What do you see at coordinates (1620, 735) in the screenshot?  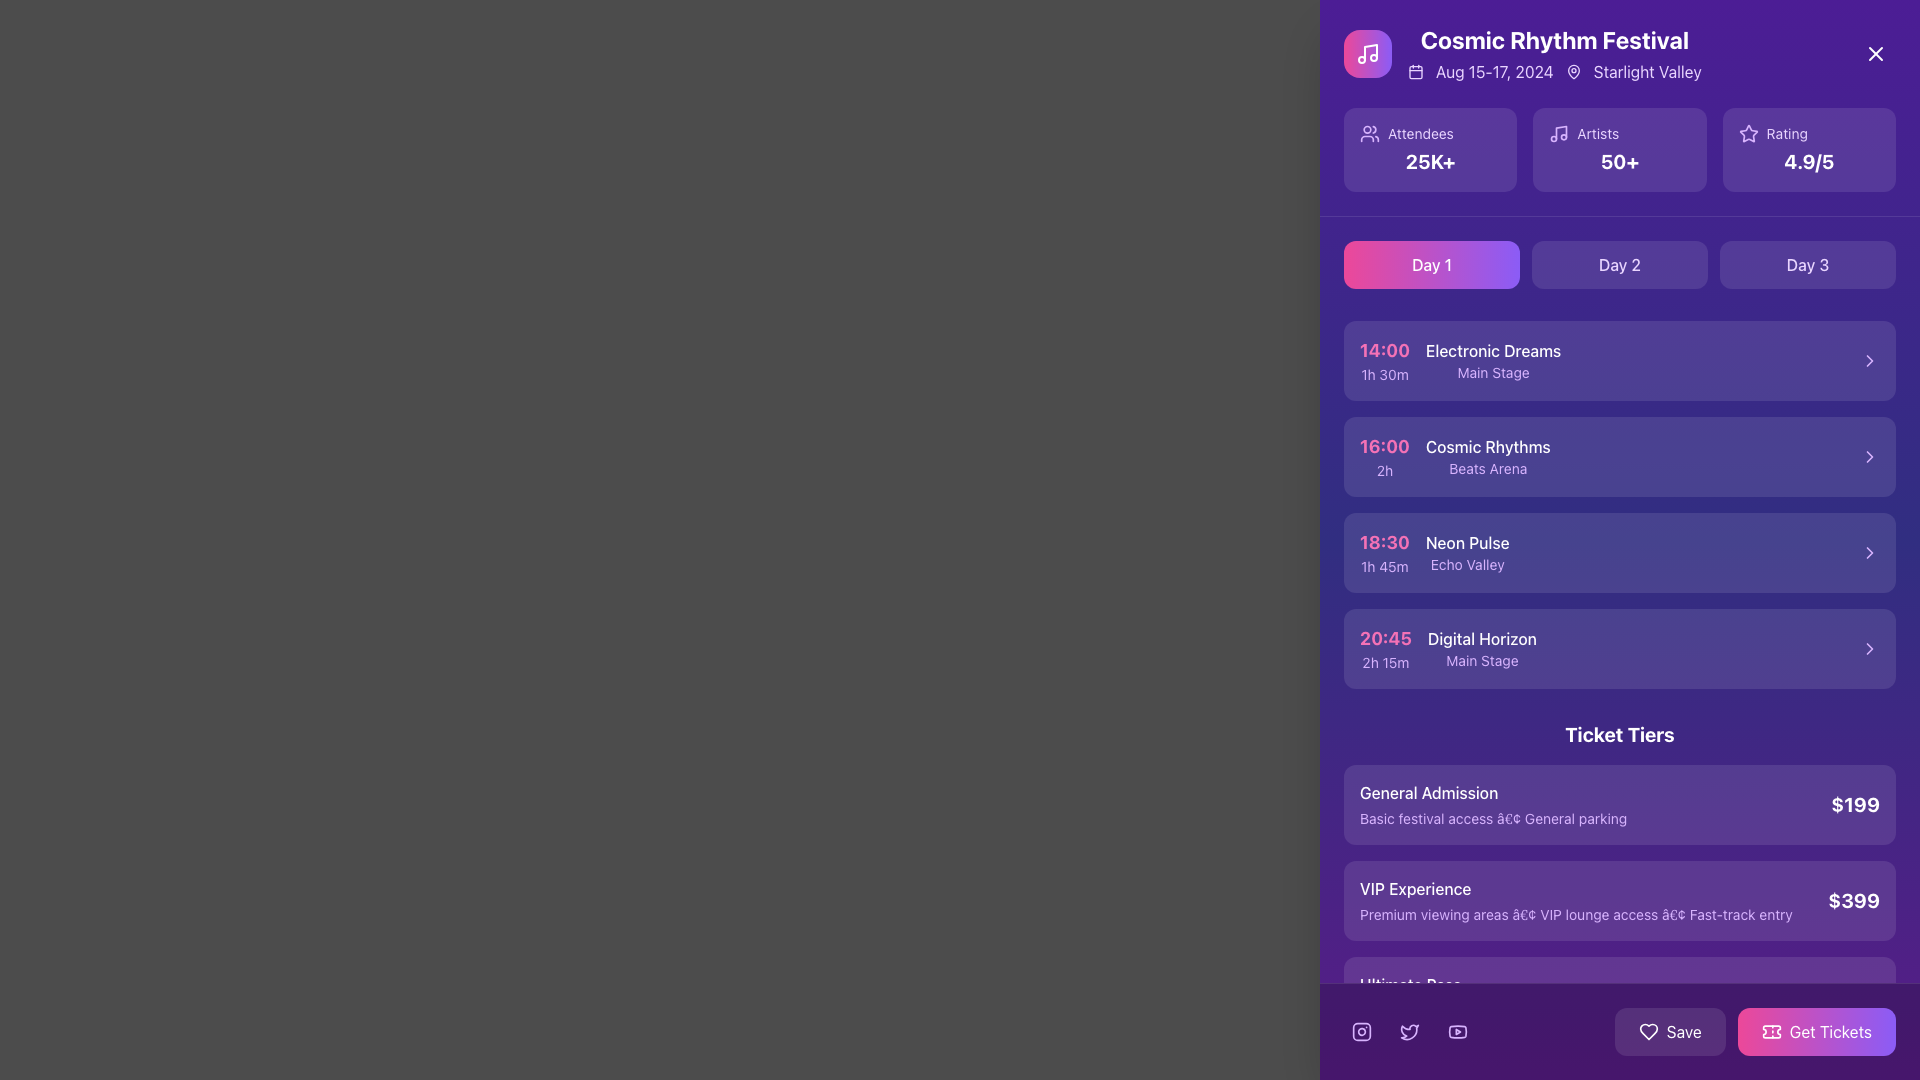 I see `the Text Label that serves as a title for the ticket tiers section, located at the top of the ticket options list on the right-hand side of the interface` at bounding box center [1620, 735].